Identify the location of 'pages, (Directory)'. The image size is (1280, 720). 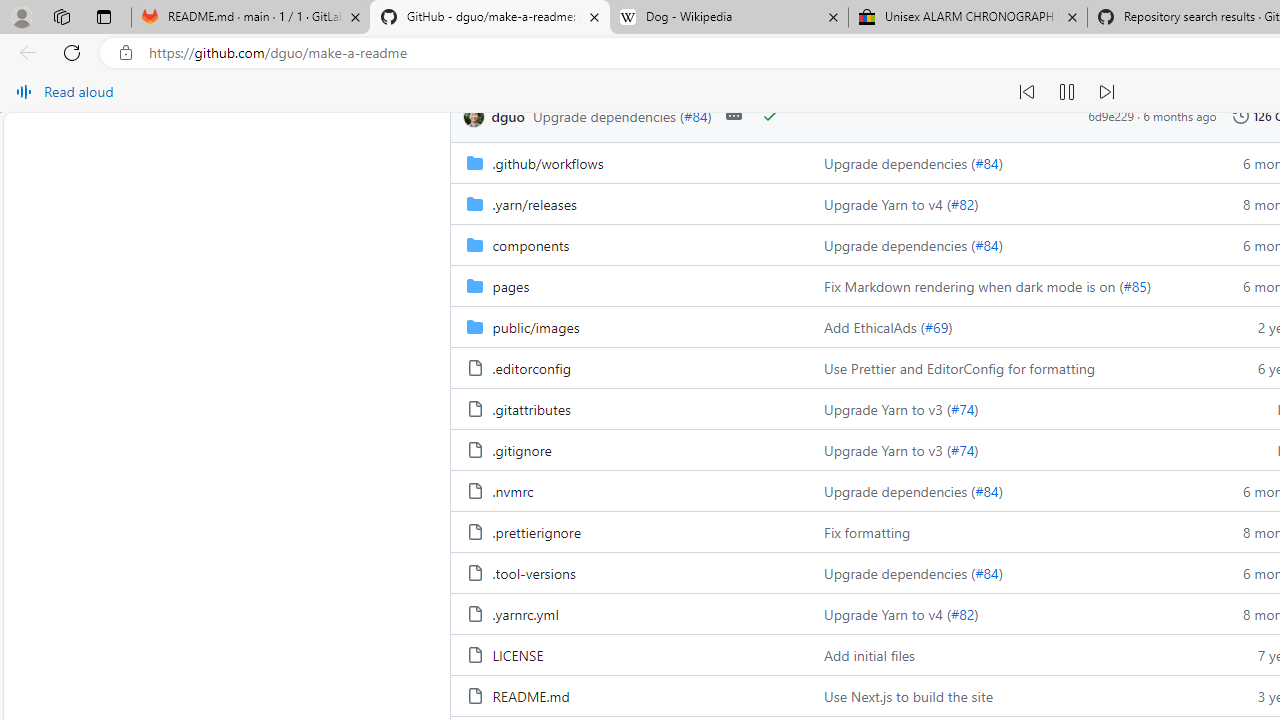
(510, 285).